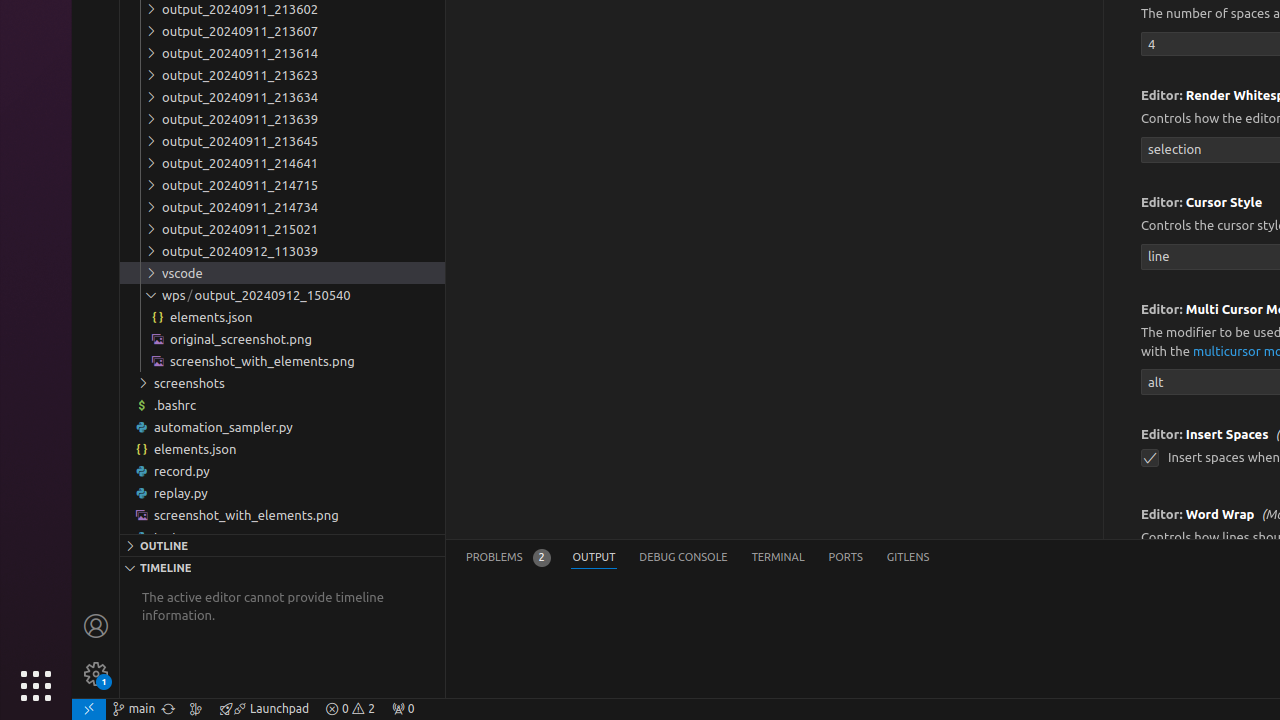  What do you see at coordinates (133, 707) in the screenshot?
I see `'OSWorld (Git) - main, Checkout Branch/Tag...'` at bounding box center [133, 707].